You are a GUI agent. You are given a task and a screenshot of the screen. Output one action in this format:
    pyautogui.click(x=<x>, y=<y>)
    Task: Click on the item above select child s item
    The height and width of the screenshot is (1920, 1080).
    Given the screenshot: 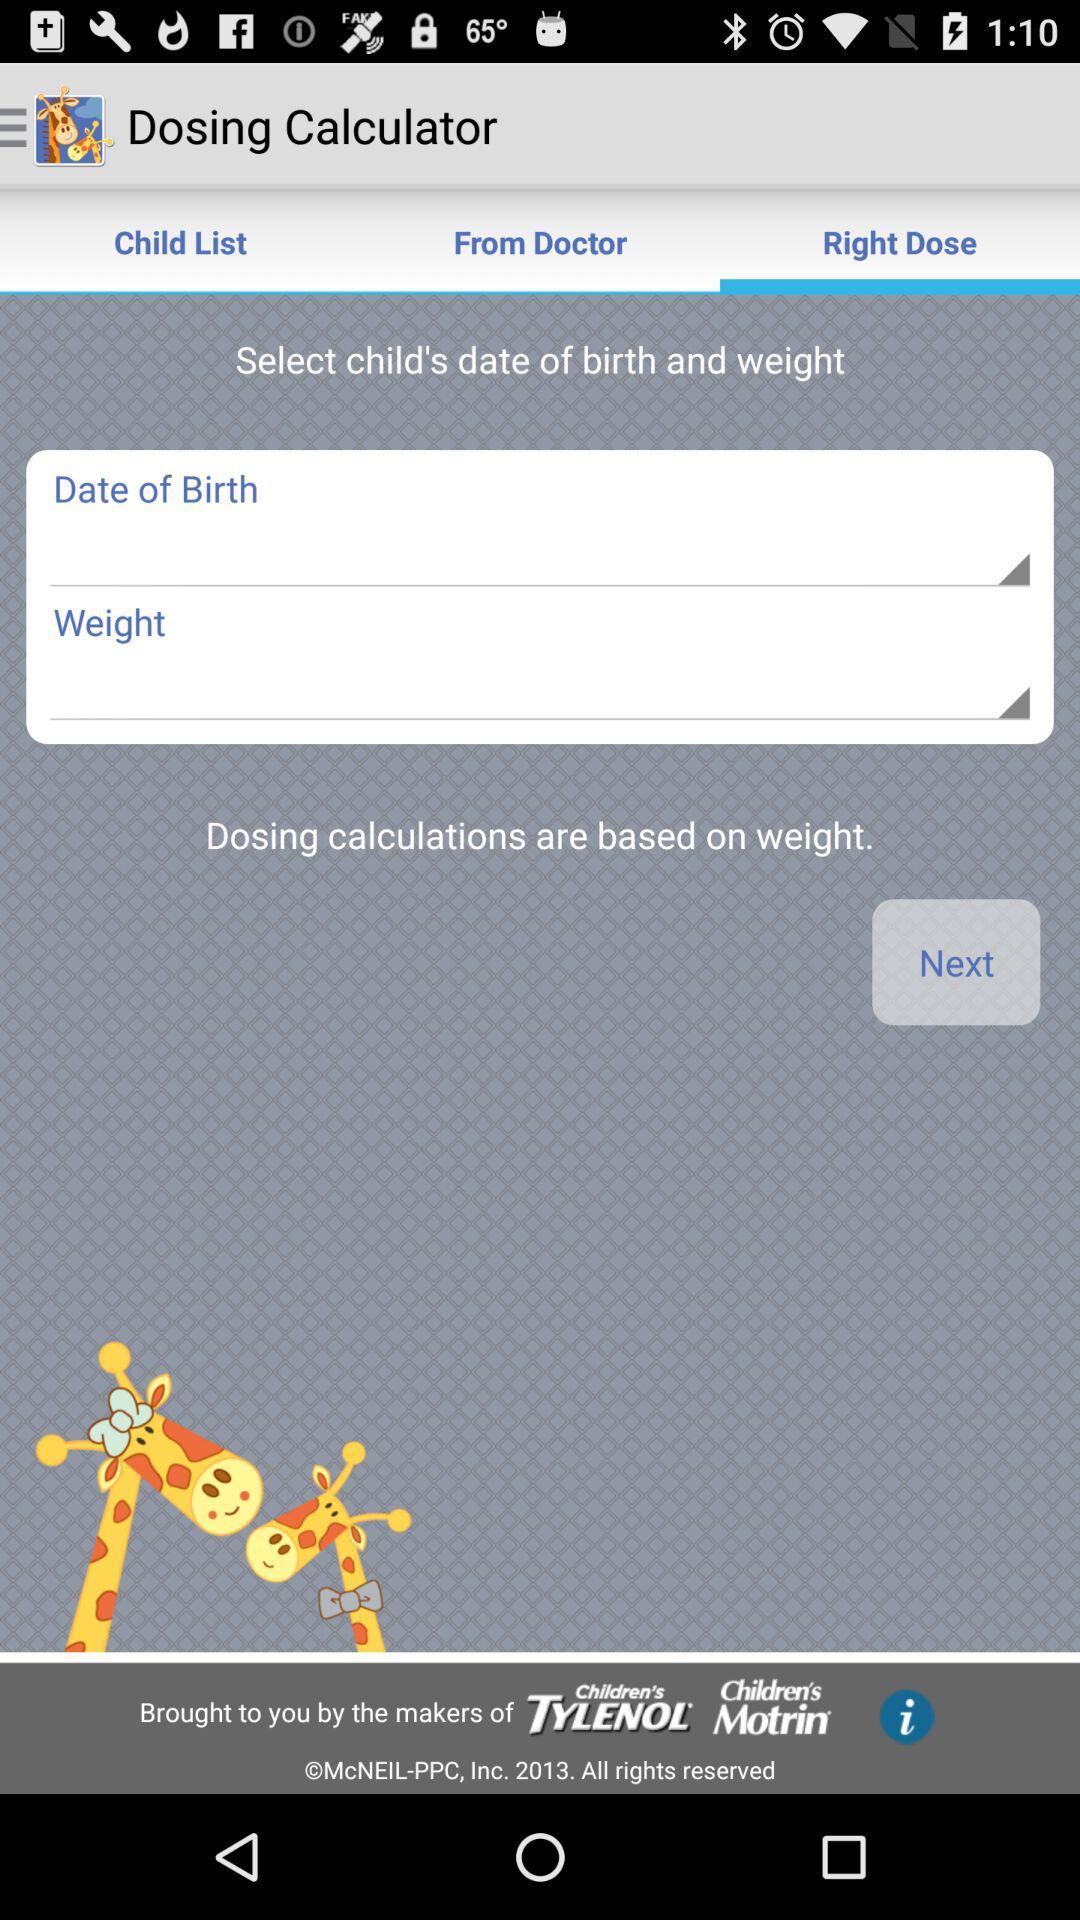 What is the action you would take?
    pyautogui.click(x=540, y=240)
    